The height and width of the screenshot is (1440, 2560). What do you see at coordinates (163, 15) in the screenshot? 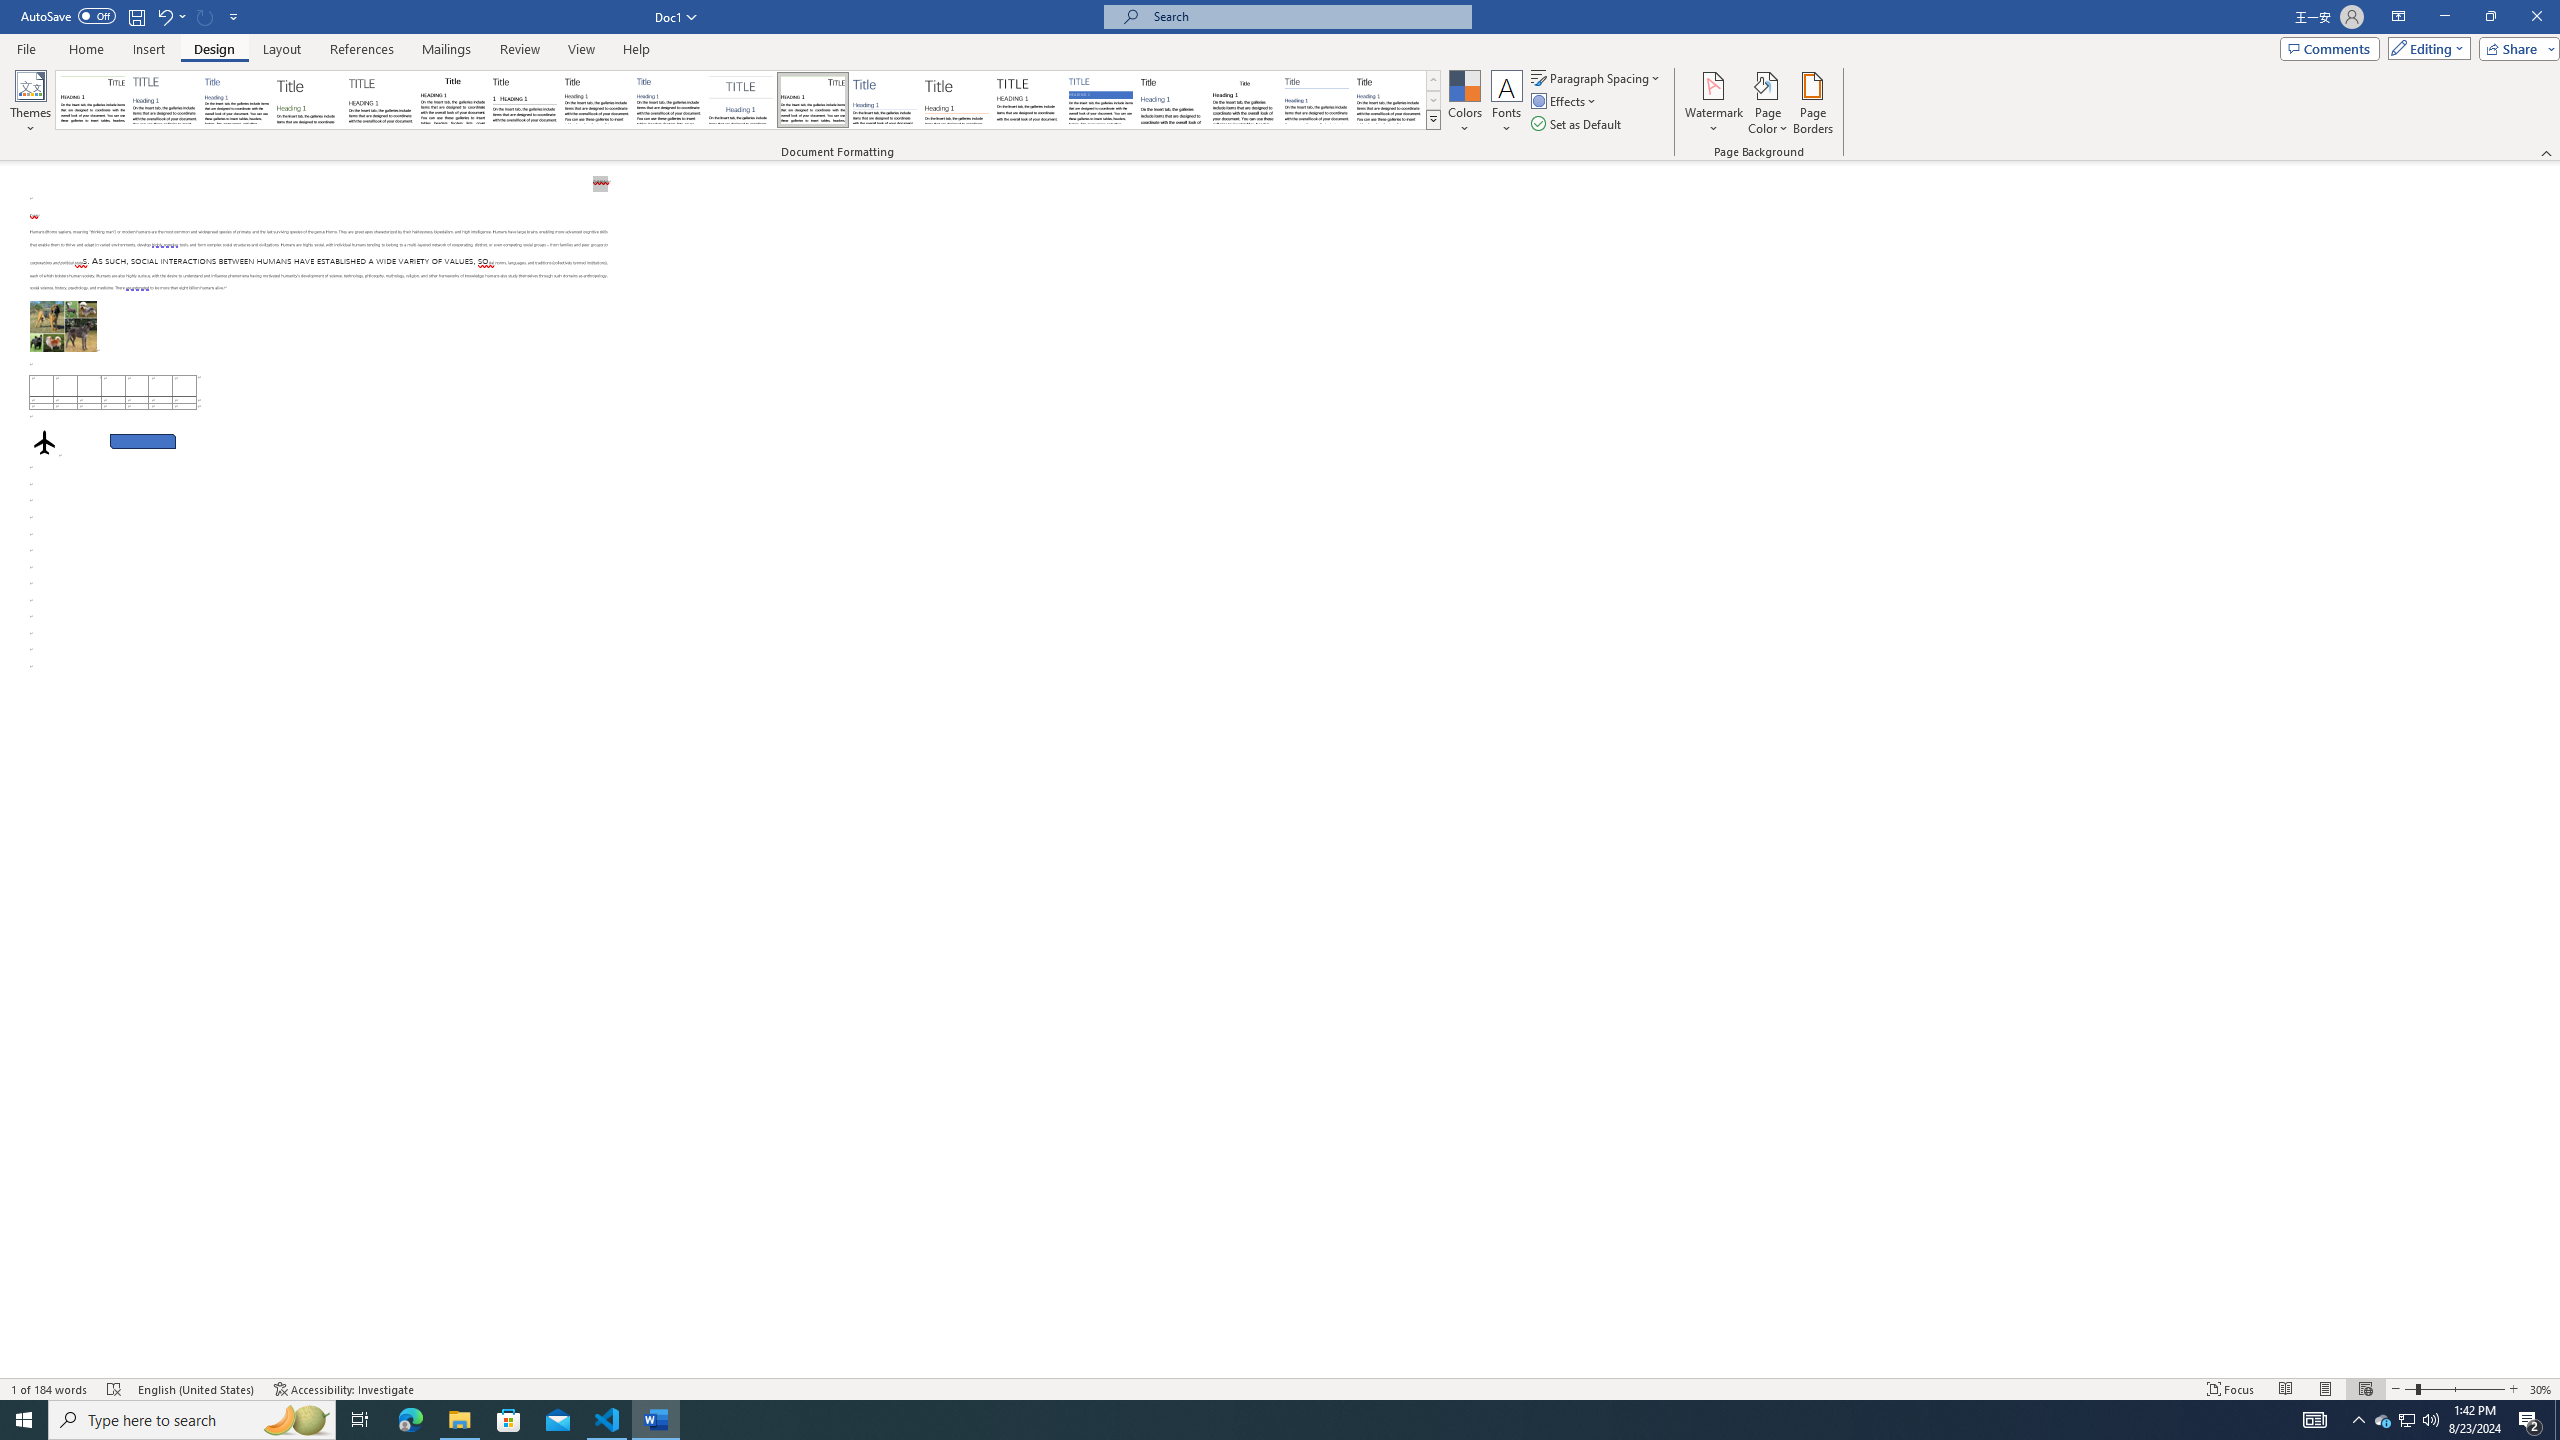
I see `'Undo Apply Quick Style Set'` at bounding box center [163, 15].